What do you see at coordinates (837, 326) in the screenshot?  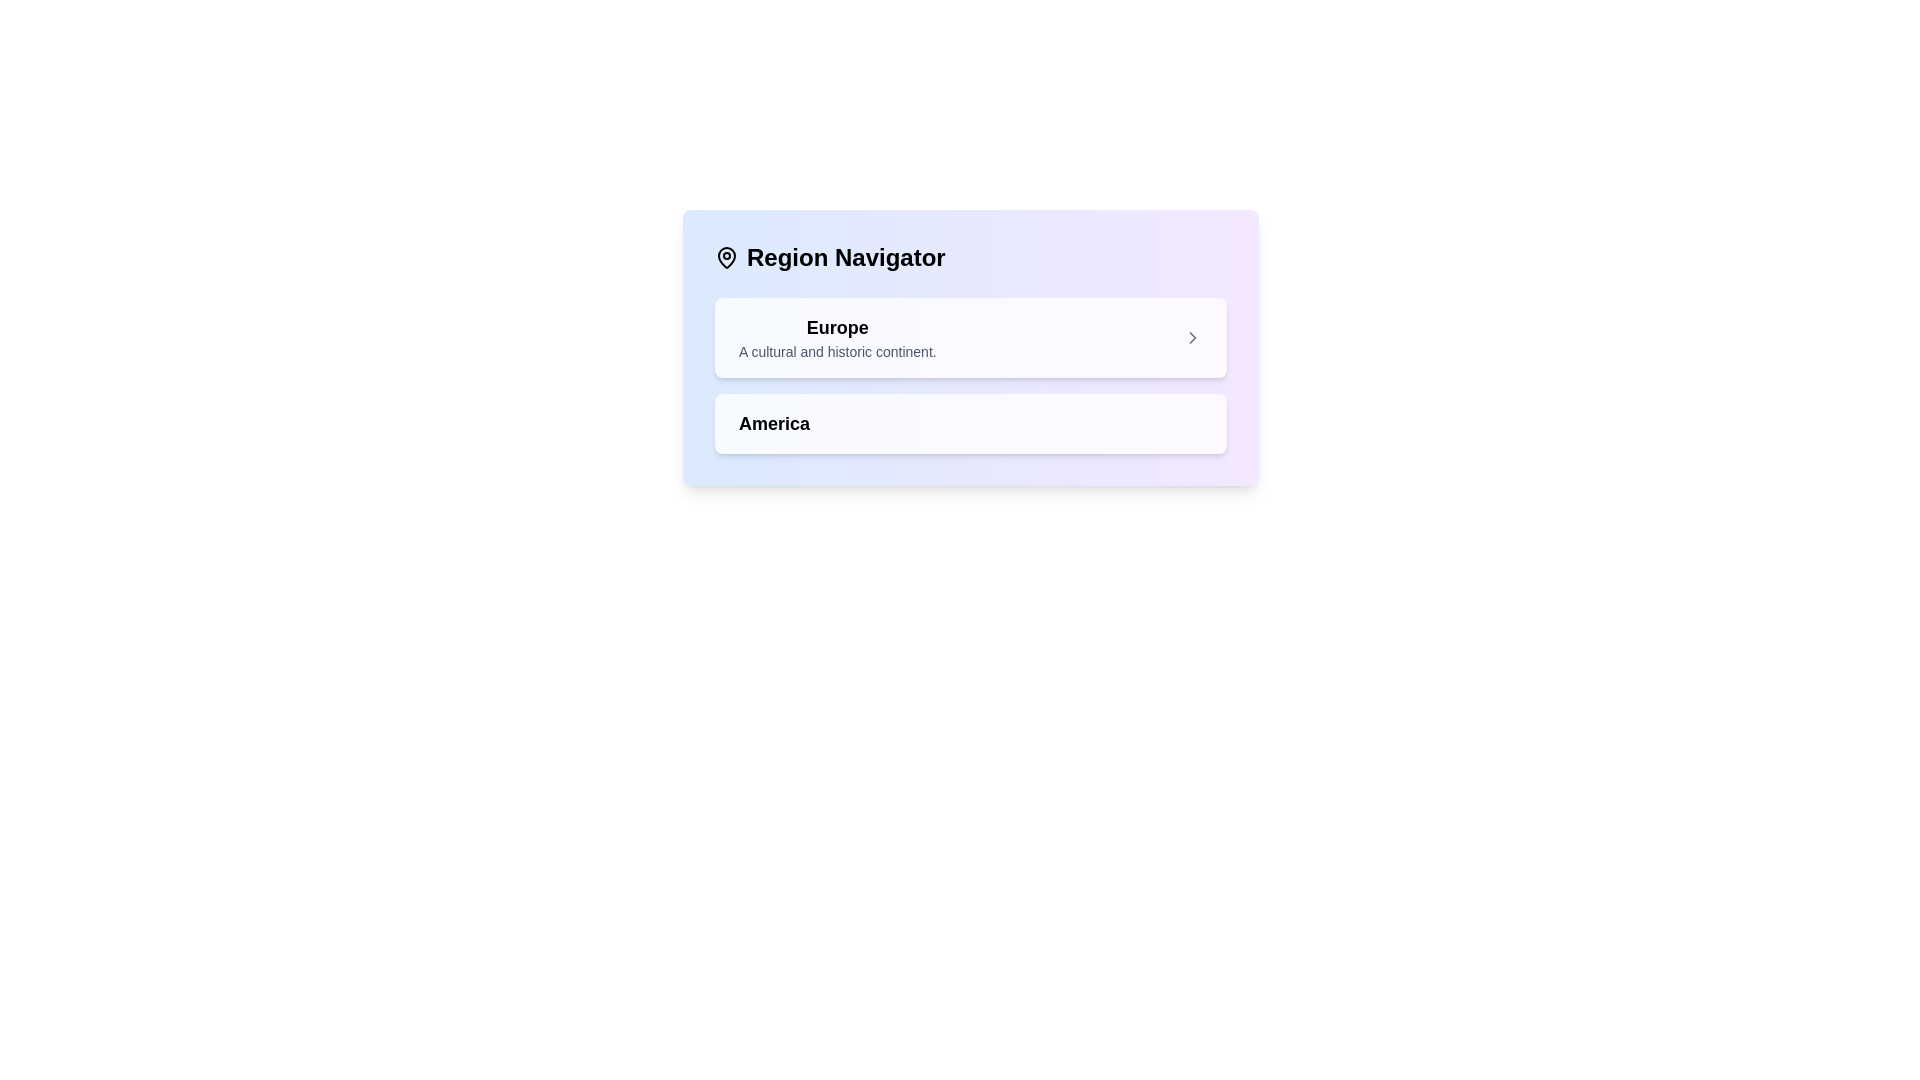 I see `text content of the 'Europe' label, which is the first and larger text entry in the 'Region Navigator' section` at bounding box center [837, 326].